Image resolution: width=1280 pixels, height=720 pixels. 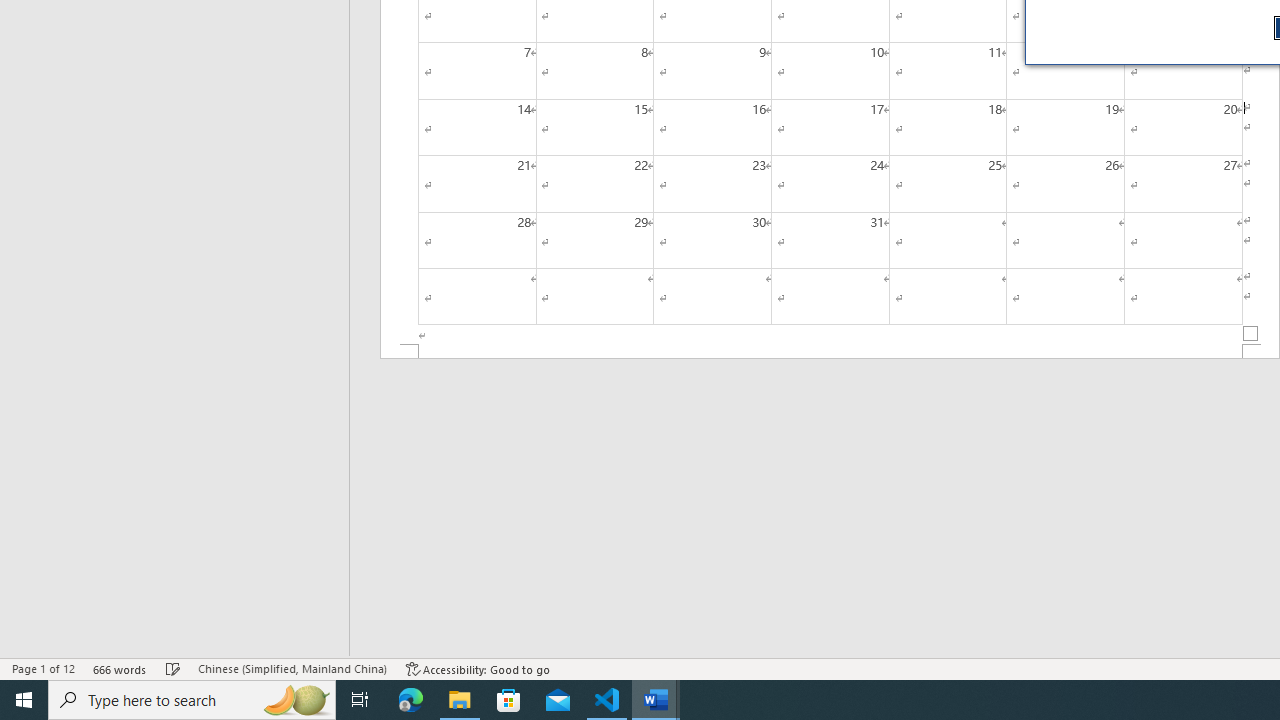 What do you see at coordinates (656, 698) in the screenshot?
I see `'Word - 2 running windows'` at bounding box center [656, 698].